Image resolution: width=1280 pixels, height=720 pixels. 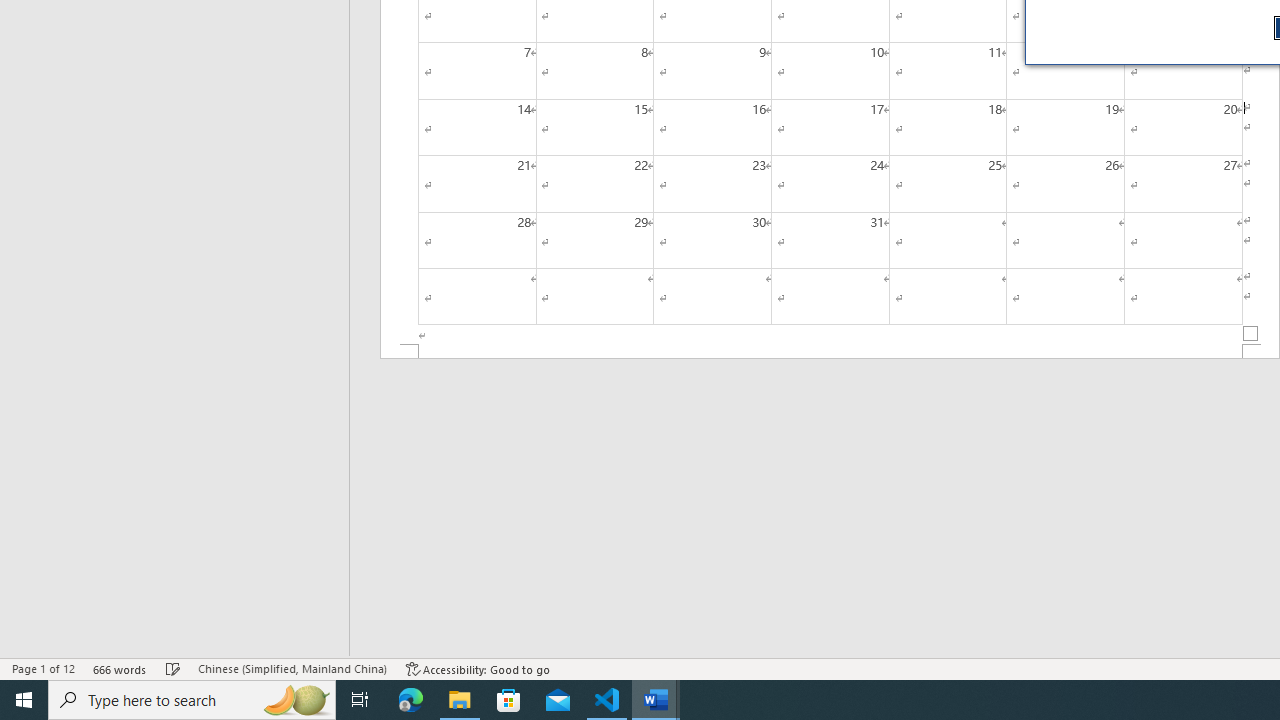 What do you see at coordinates (656, 698) in the screenshot?
I see `'Word - 2 running windows'` at bounding box center [656, 698].